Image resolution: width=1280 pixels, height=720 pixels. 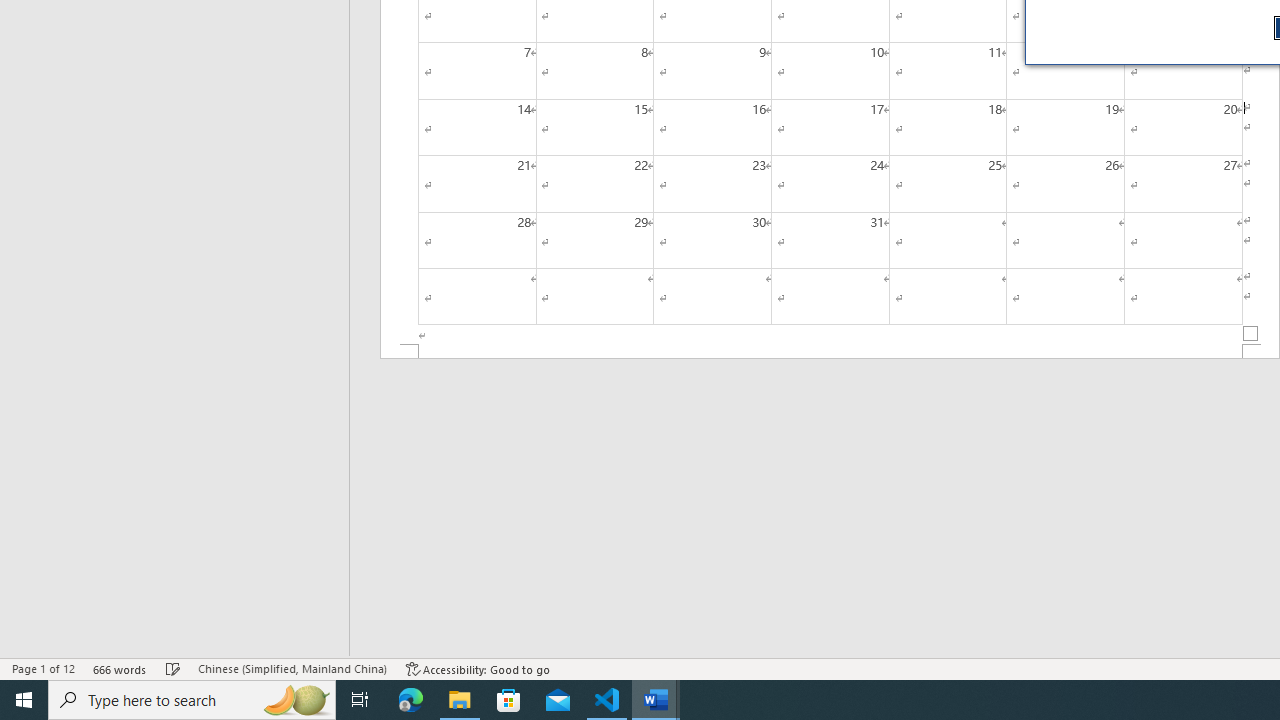 What do you see at coordinates (656, 698) in the screenshot?
I see `'Word - 2 running windows'` at bounding box center [656, 698].